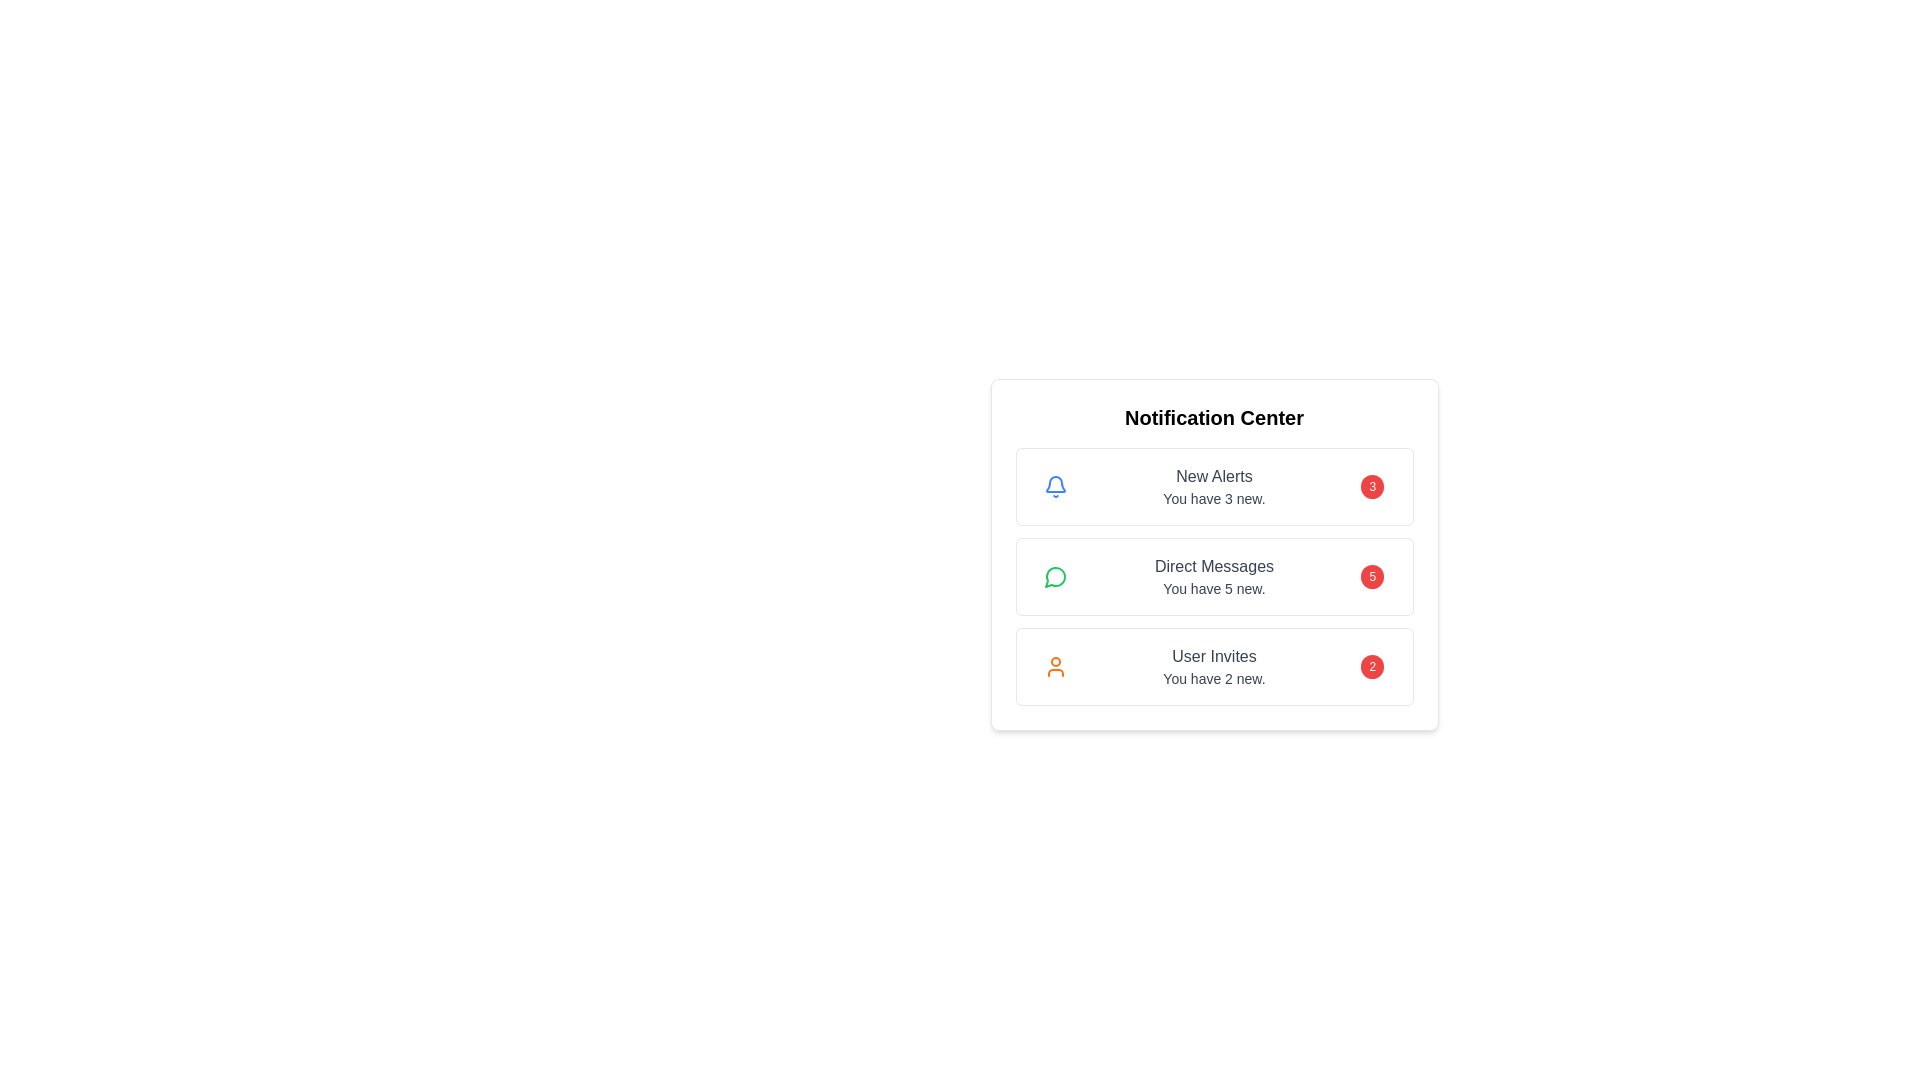  What do you see at coordinates (1213, 567) in the screenshot?
I see `the title text label for the notification section providing updates on direct messages, located above the text 'You have 5 new.'` at bounding box center [1213, 567].